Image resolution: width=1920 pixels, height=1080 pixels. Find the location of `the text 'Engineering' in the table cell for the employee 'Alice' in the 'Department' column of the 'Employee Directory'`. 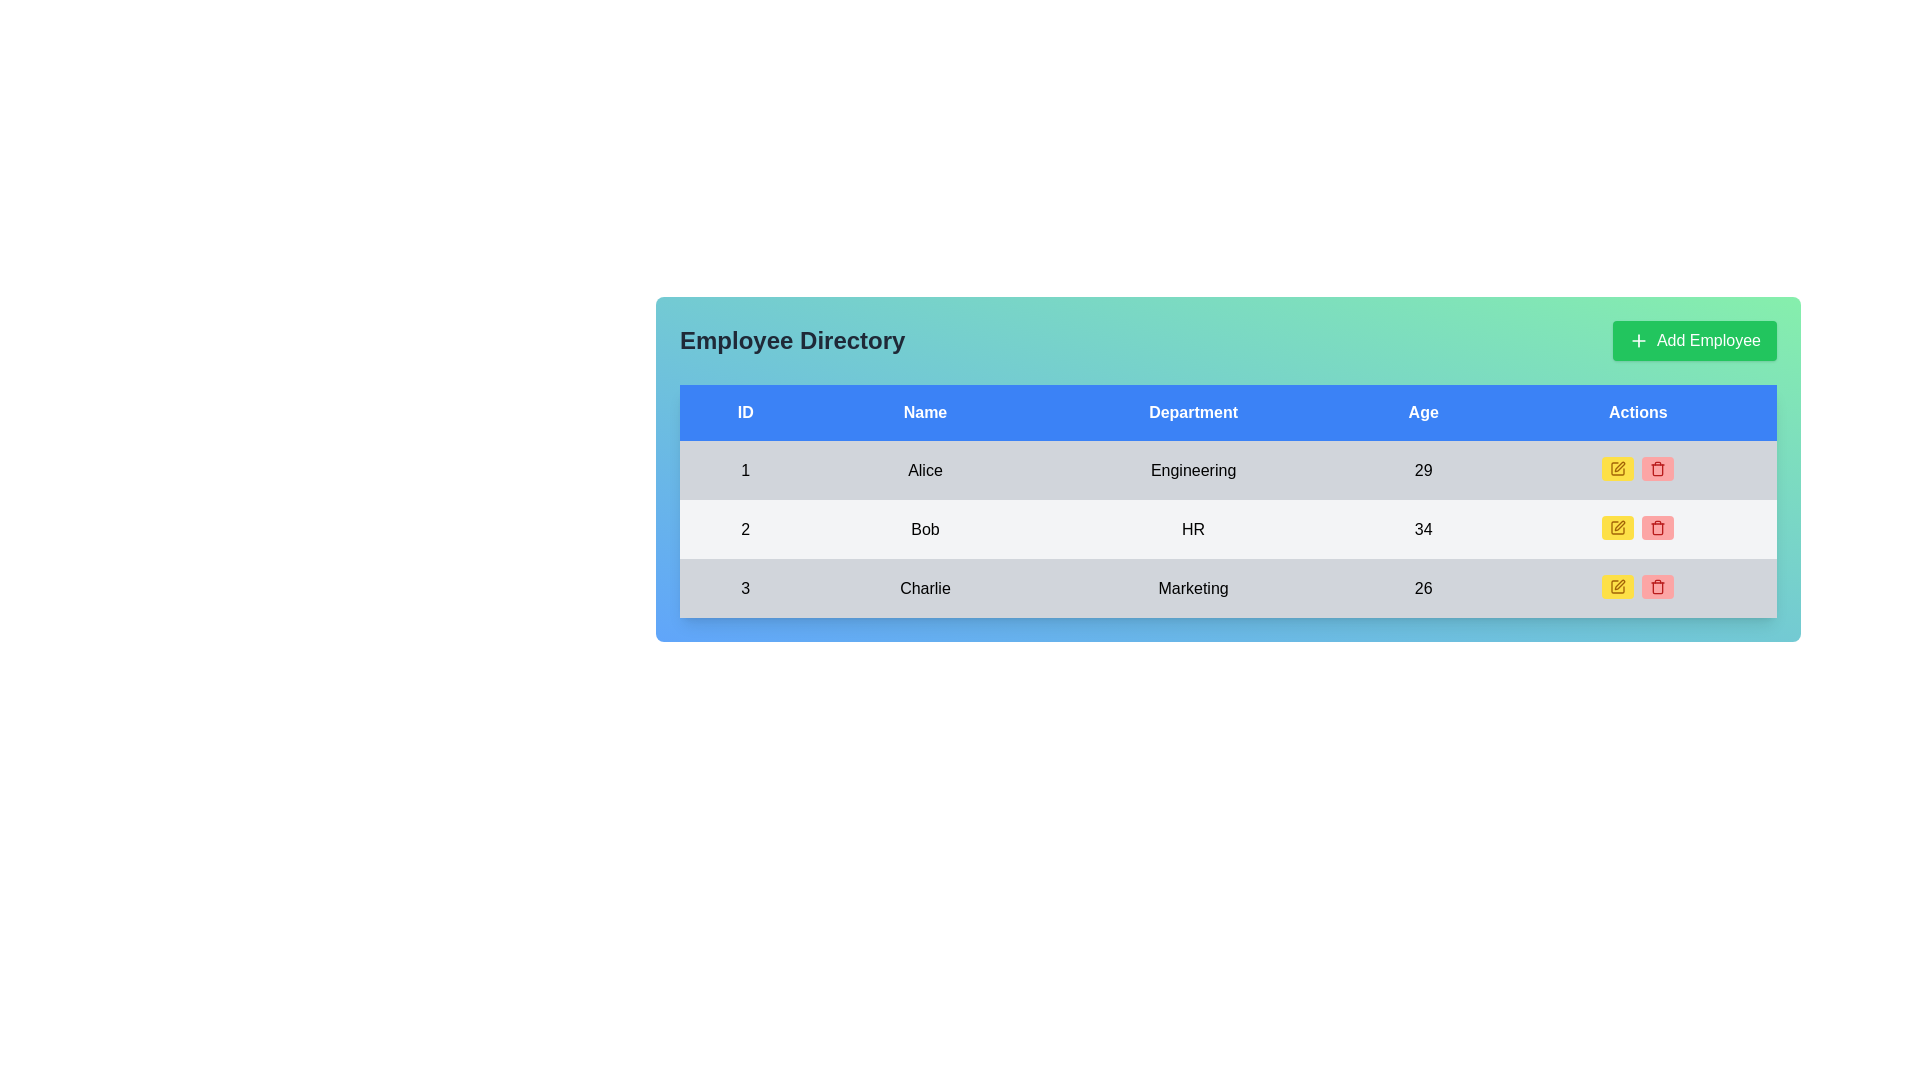

the text 'Engineering' in the table cell for the employee 'Alice' in the 'Department' column of the 'Employee Directory' is located at coordinates (1193, 470).